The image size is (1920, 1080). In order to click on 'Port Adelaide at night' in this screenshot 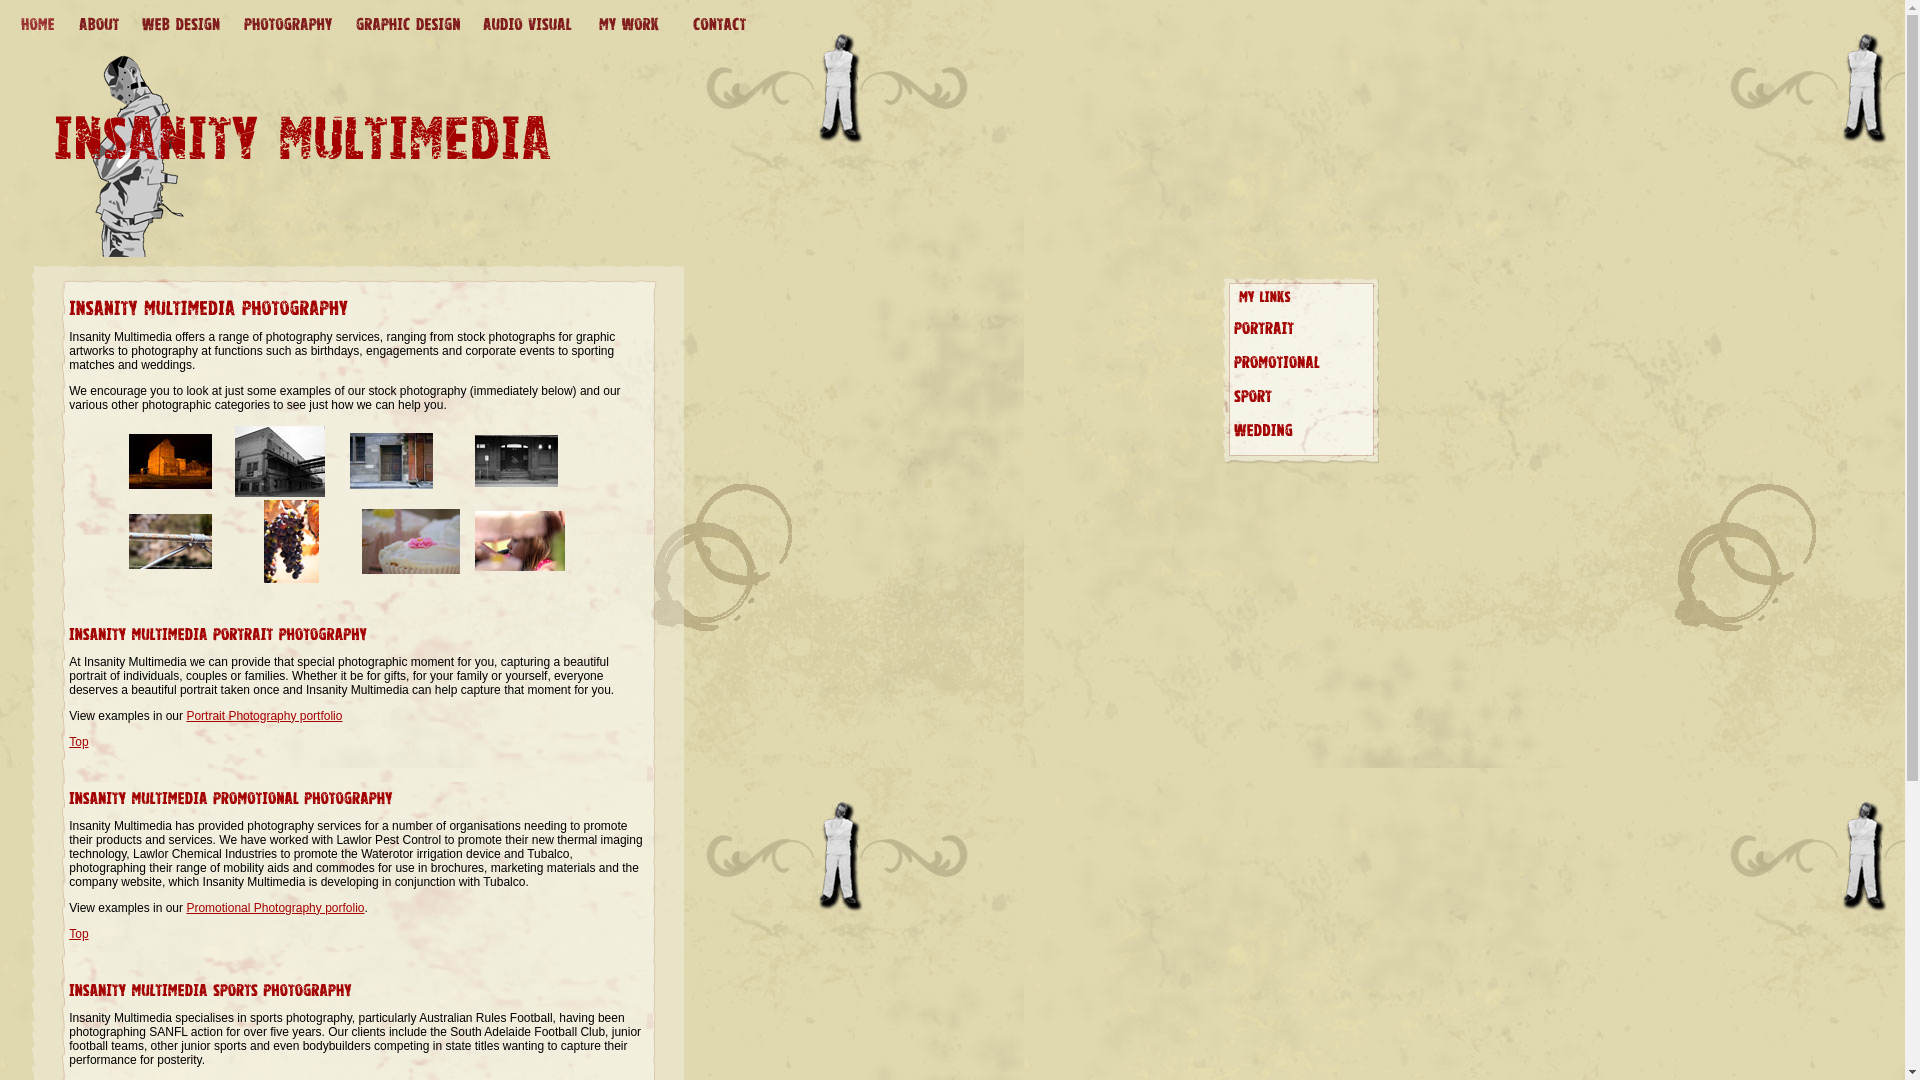, I will do `click(128, 485)`.